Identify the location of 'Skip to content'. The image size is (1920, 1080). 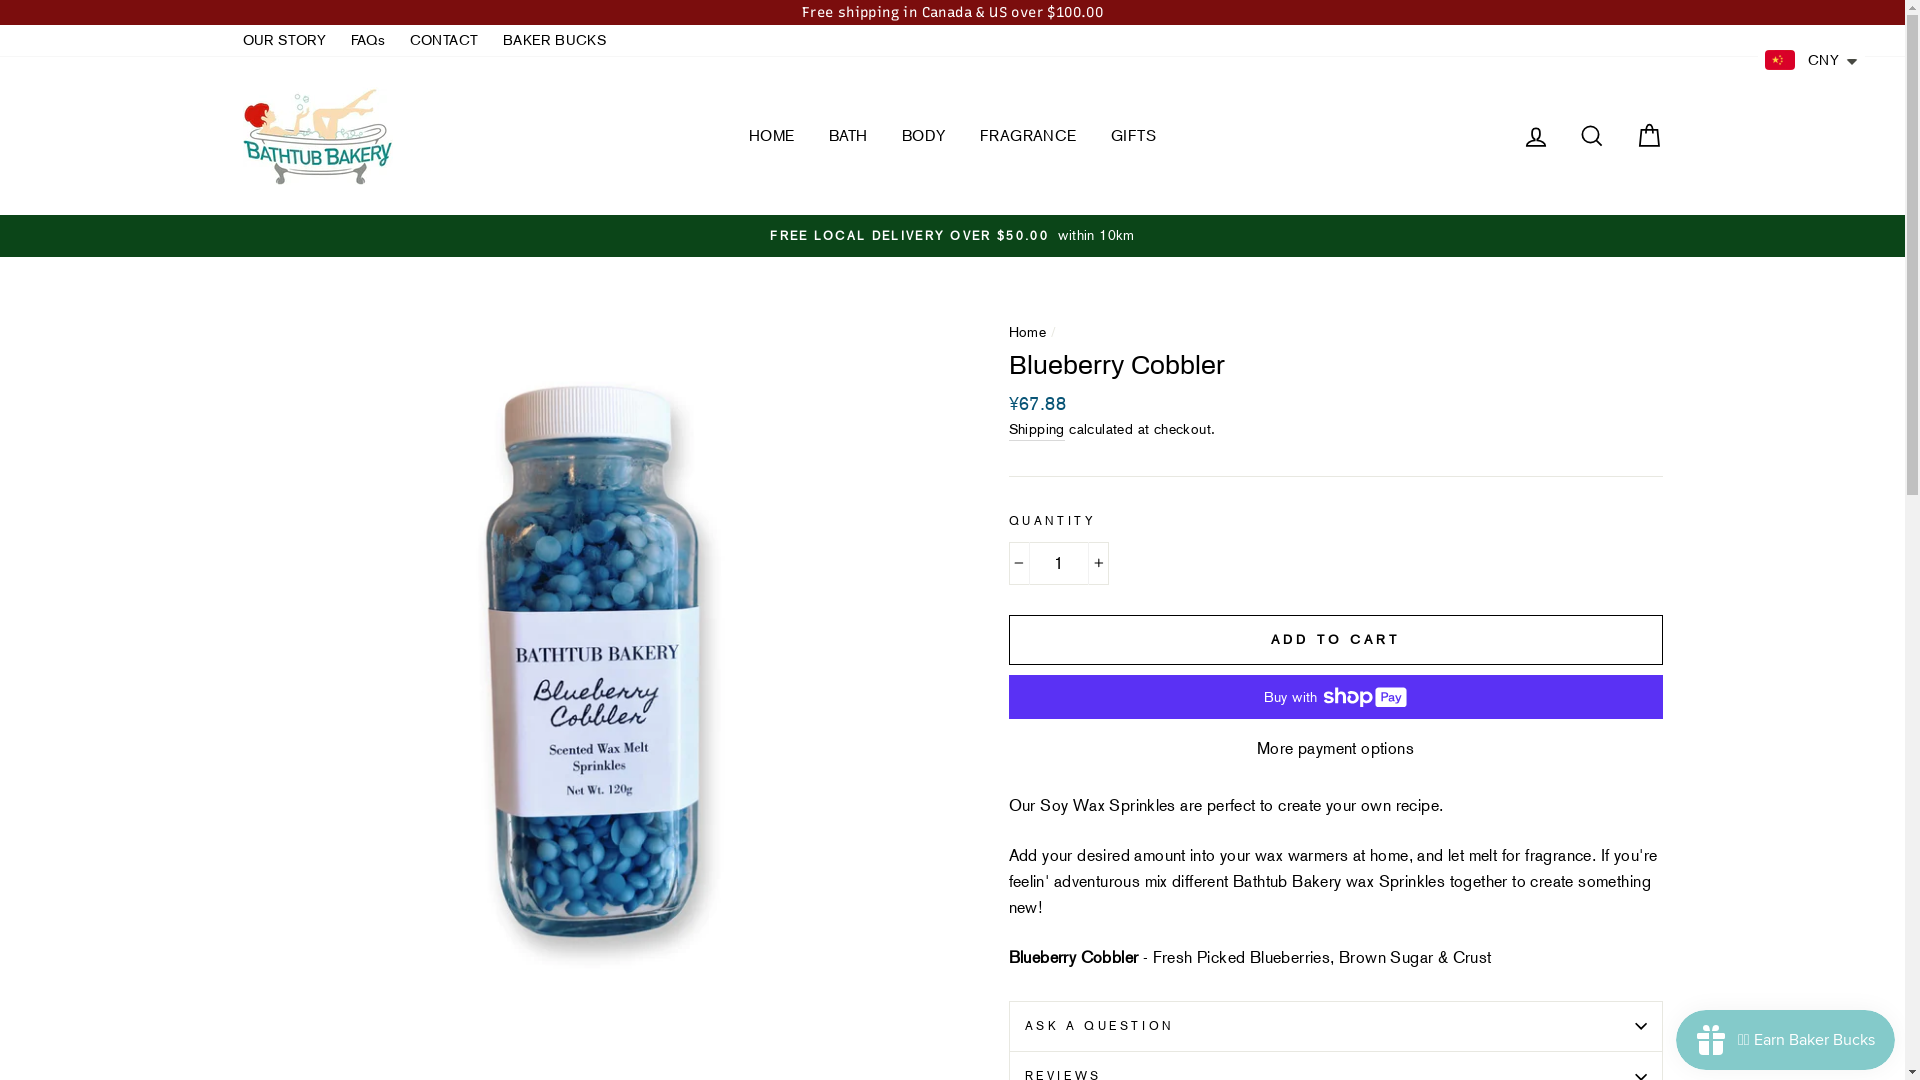
(0, 0).